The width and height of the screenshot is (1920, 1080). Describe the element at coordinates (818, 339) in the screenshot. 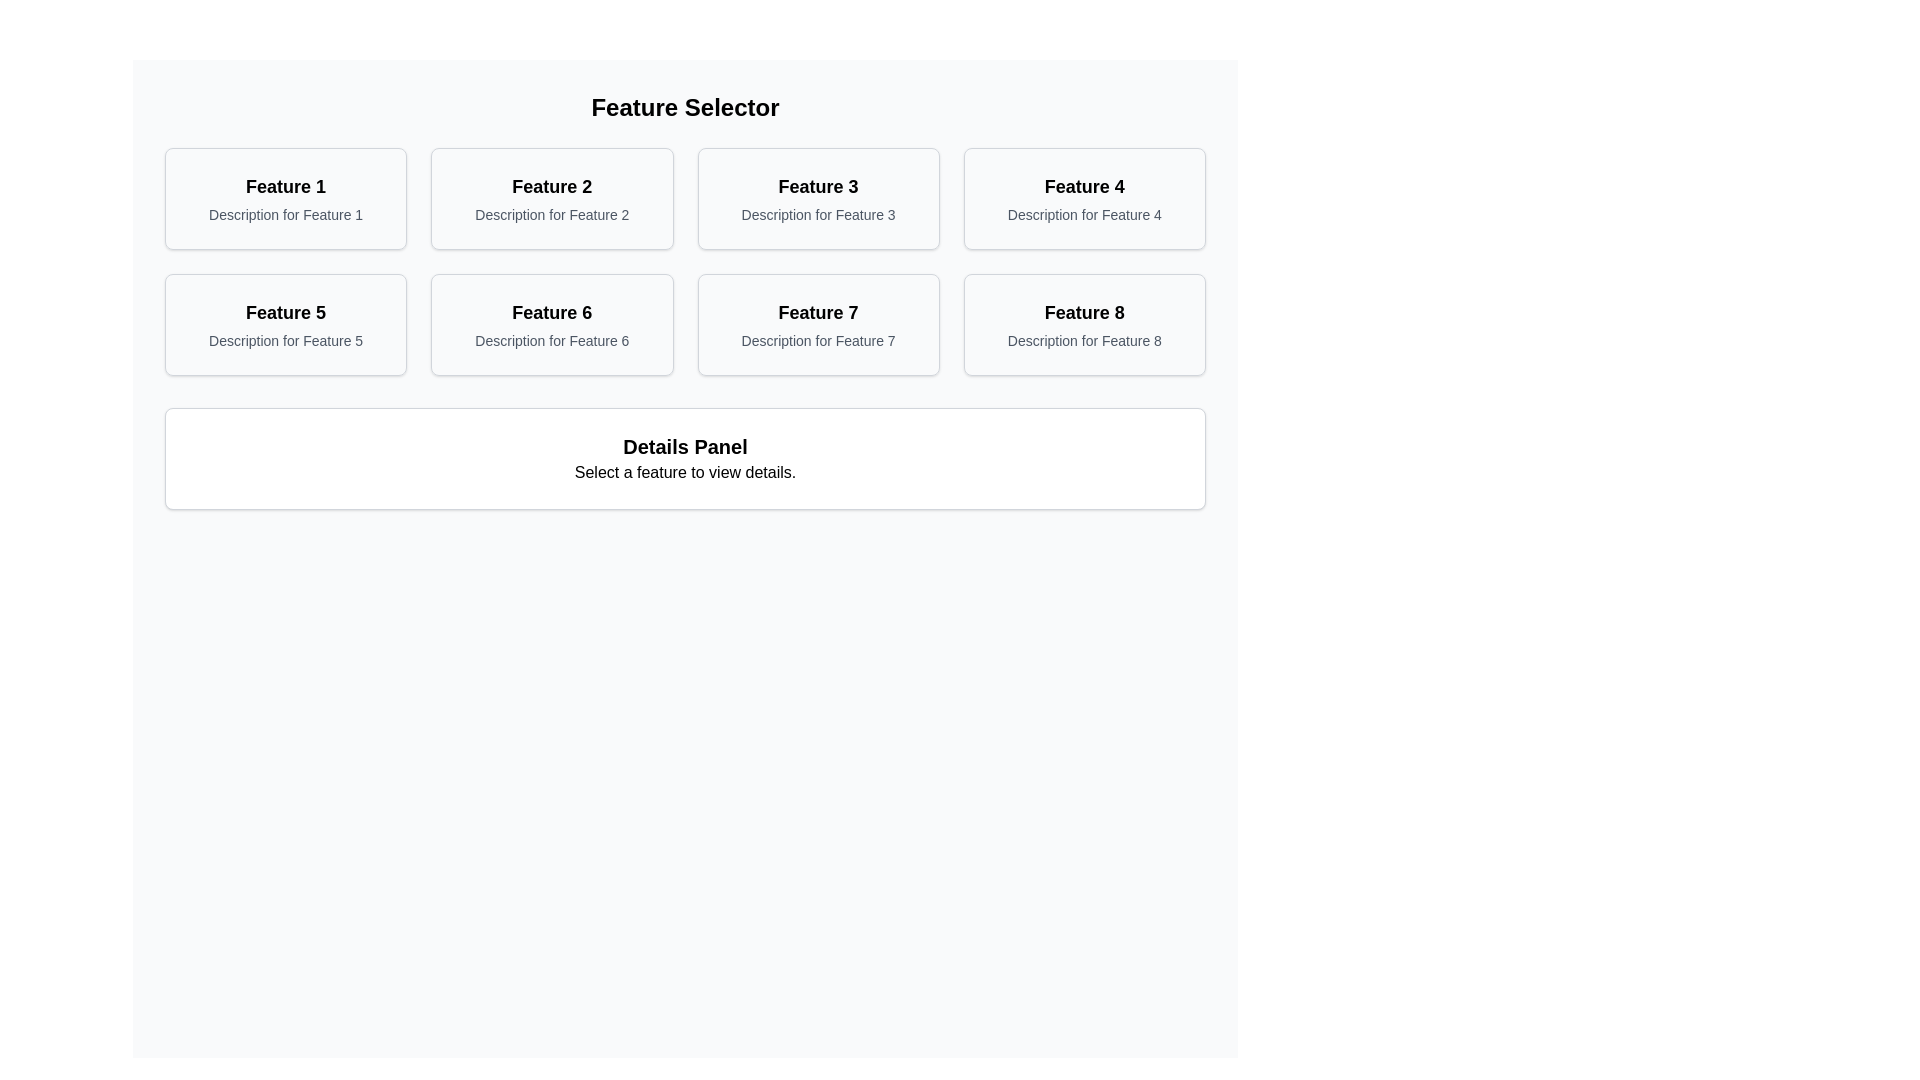

I see `the static text element reading 'Description for Feature 7', which is styled in a small, gray font and located slightly below the bold header 'Feature 7' in the card for 'Feature 7'` at that location.